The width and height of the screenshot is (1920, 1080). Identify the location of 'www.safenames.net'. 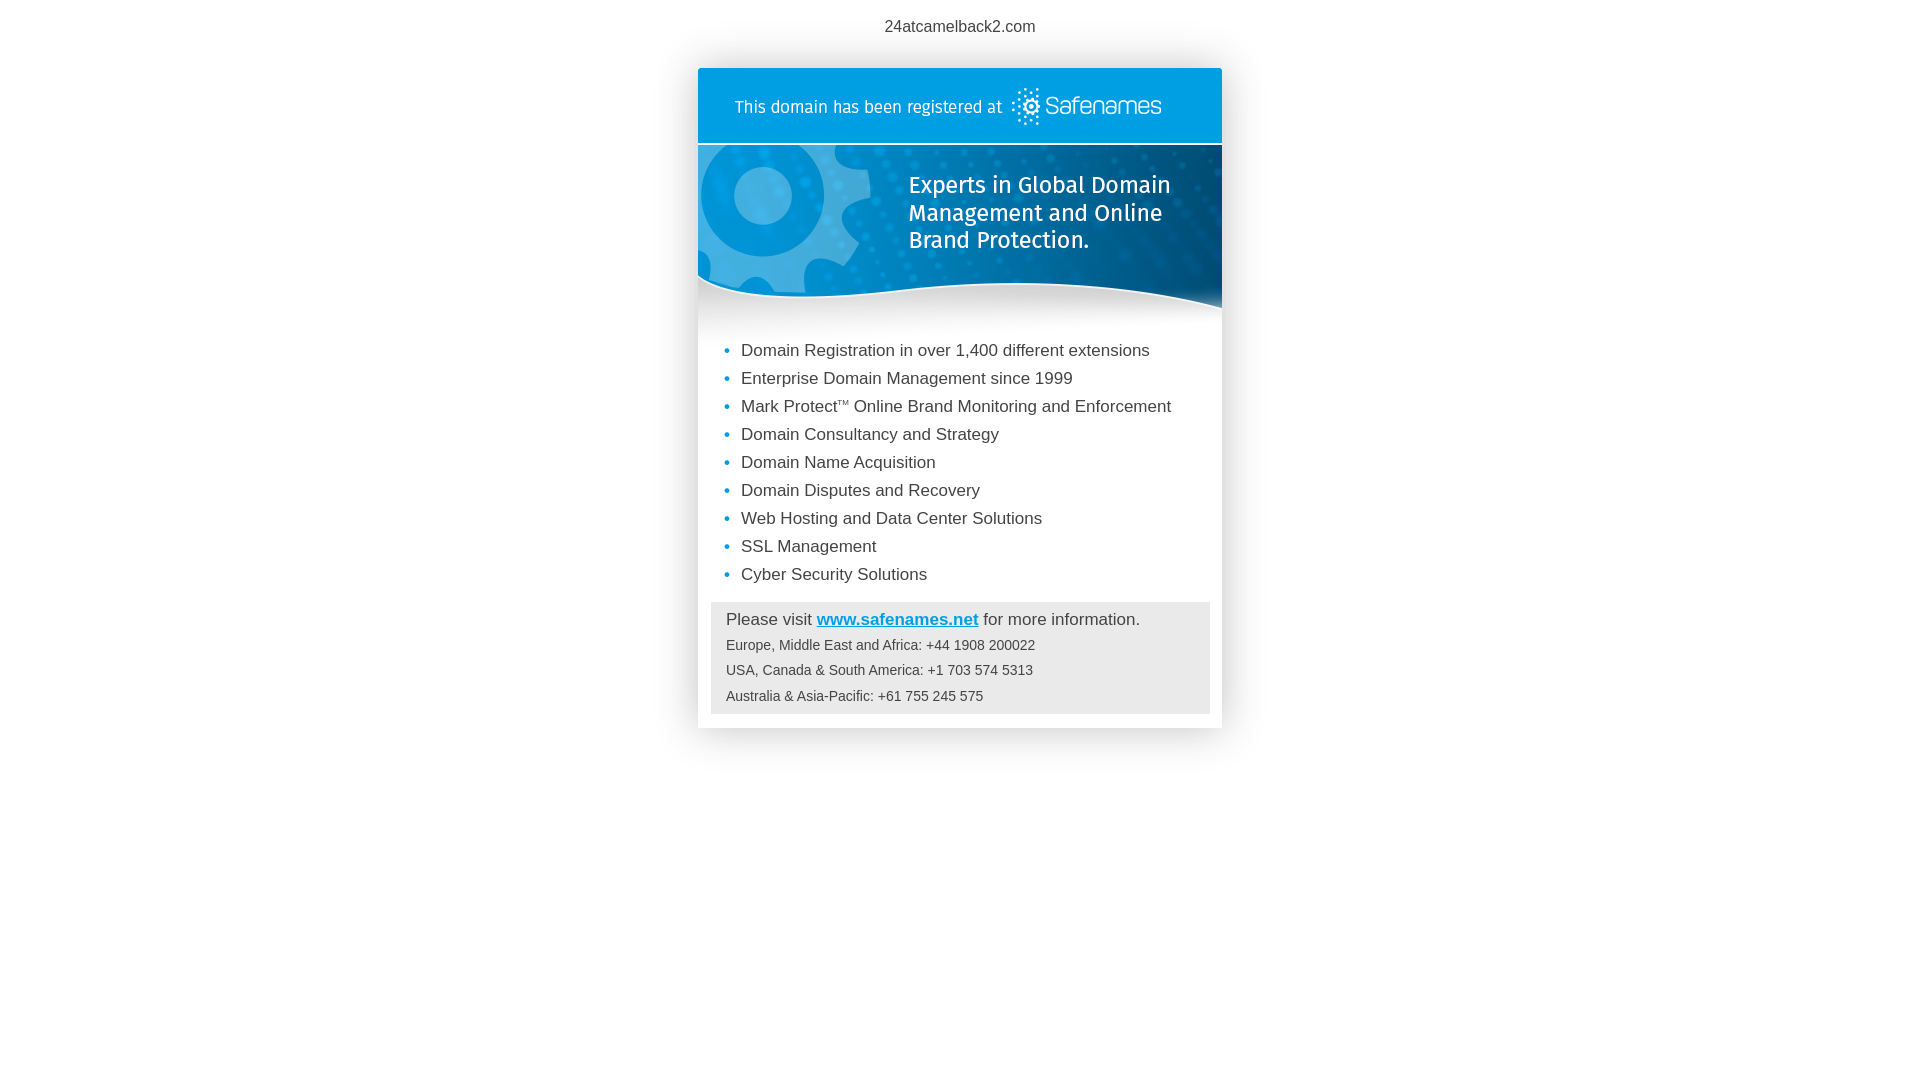
(816, 618).